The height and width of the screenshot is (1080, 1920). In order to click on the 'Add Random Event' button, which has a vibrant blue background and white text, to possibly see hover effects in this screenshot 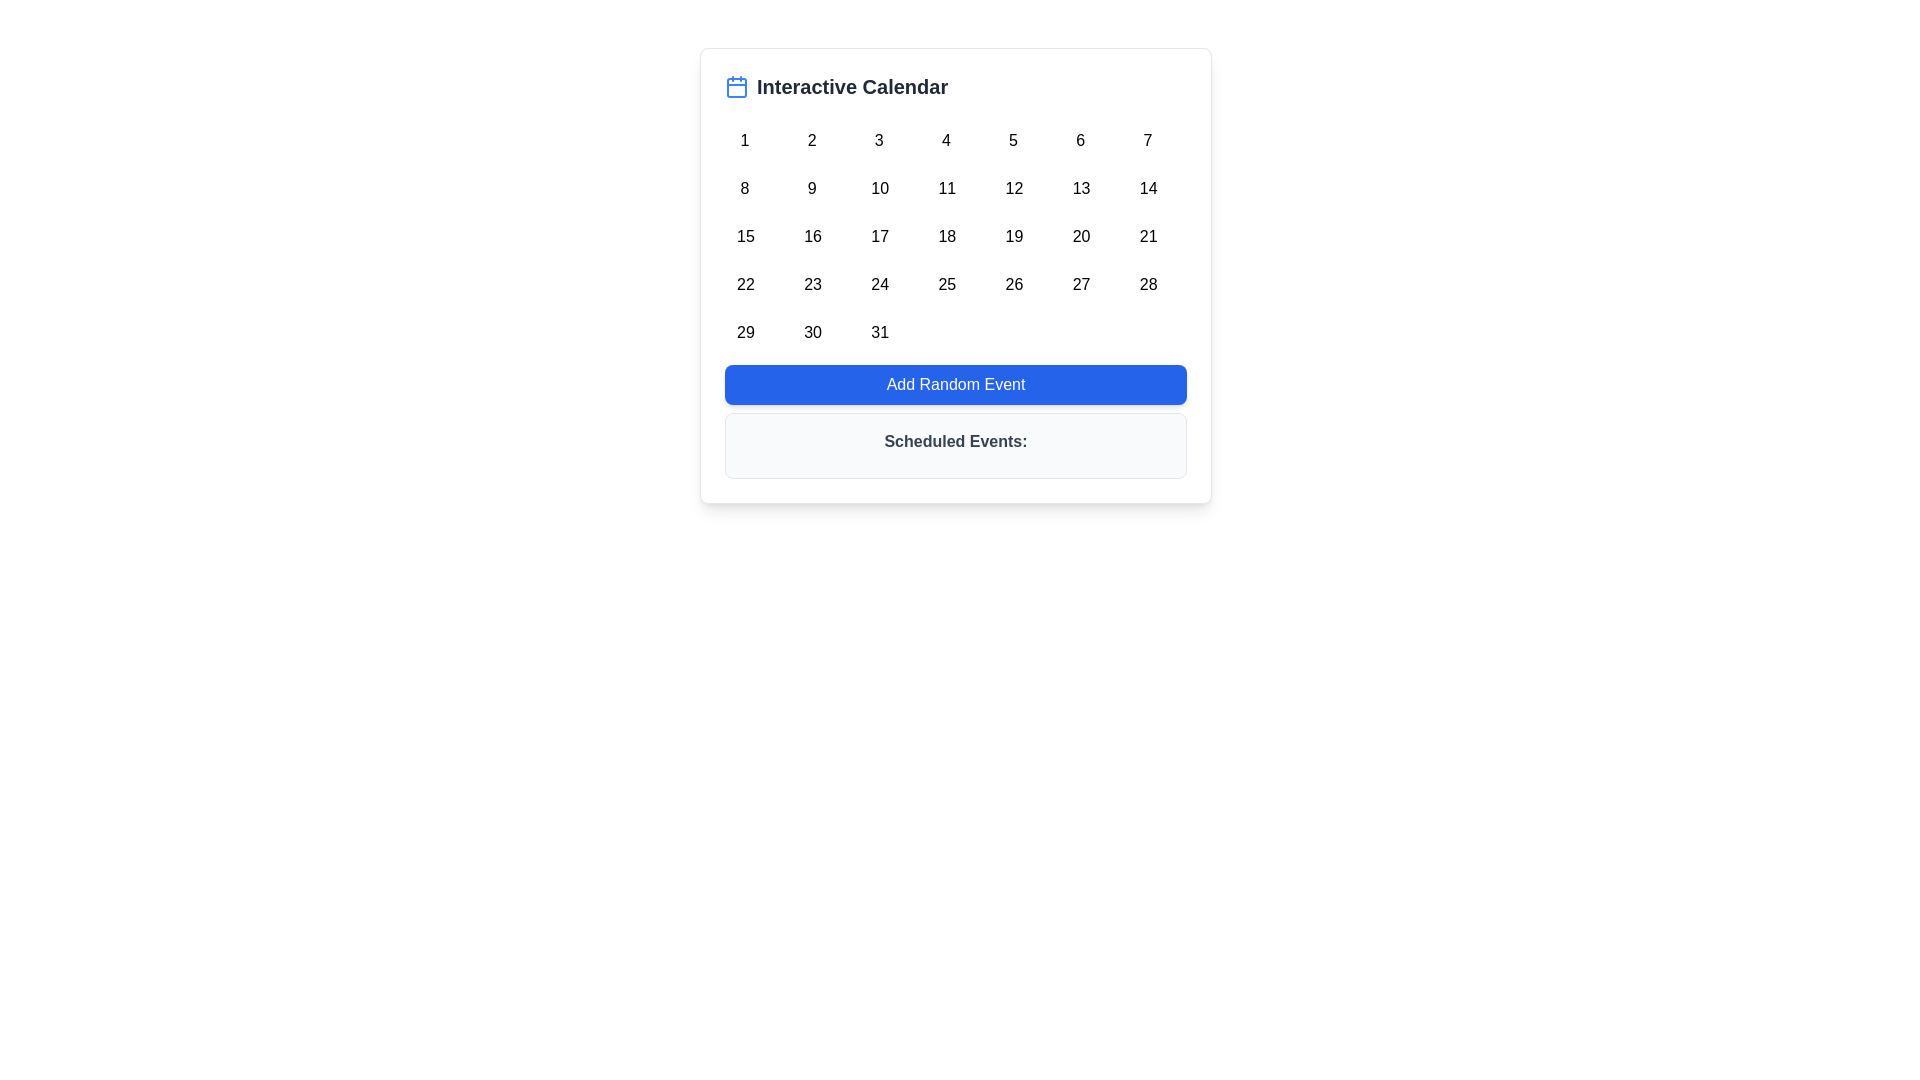, I will do `click(954, 385)`.